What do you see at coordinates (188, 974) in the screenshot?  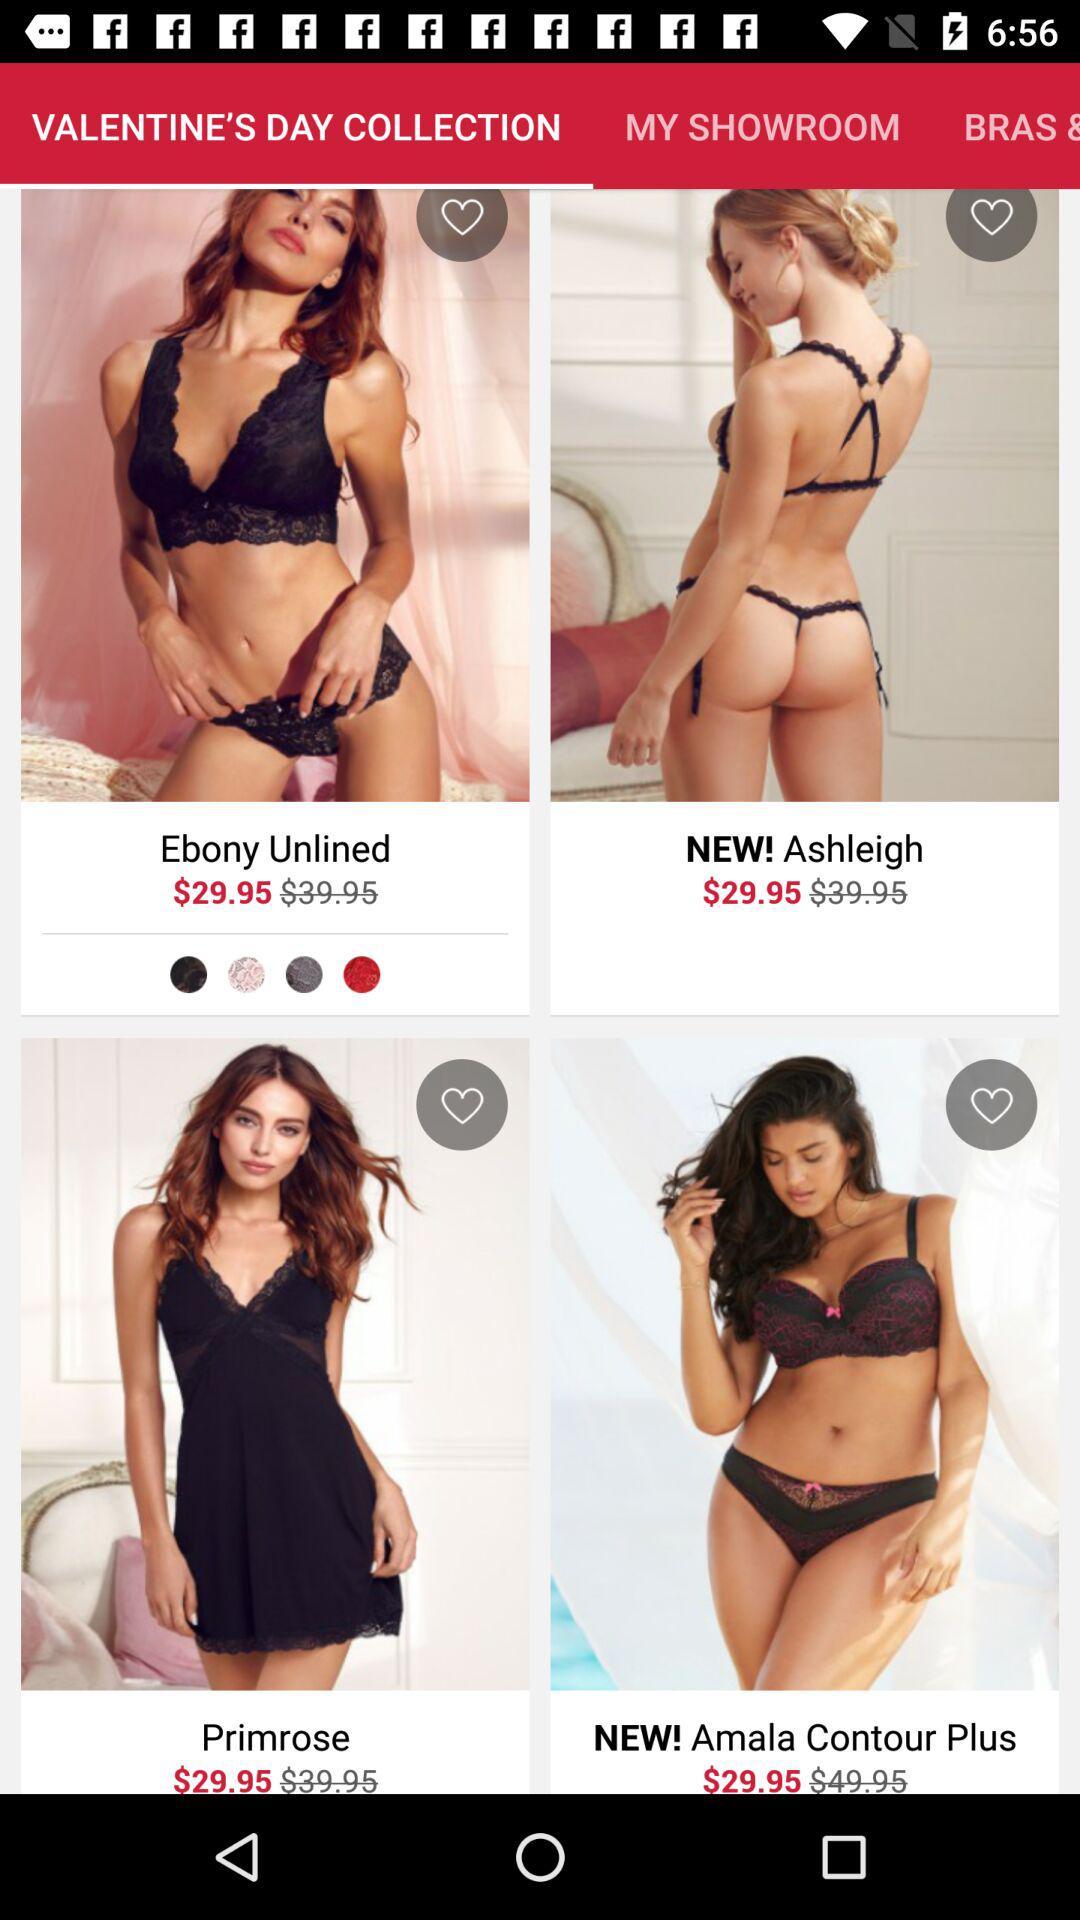 I see `click on color choice` at bounding box center [188, 974].